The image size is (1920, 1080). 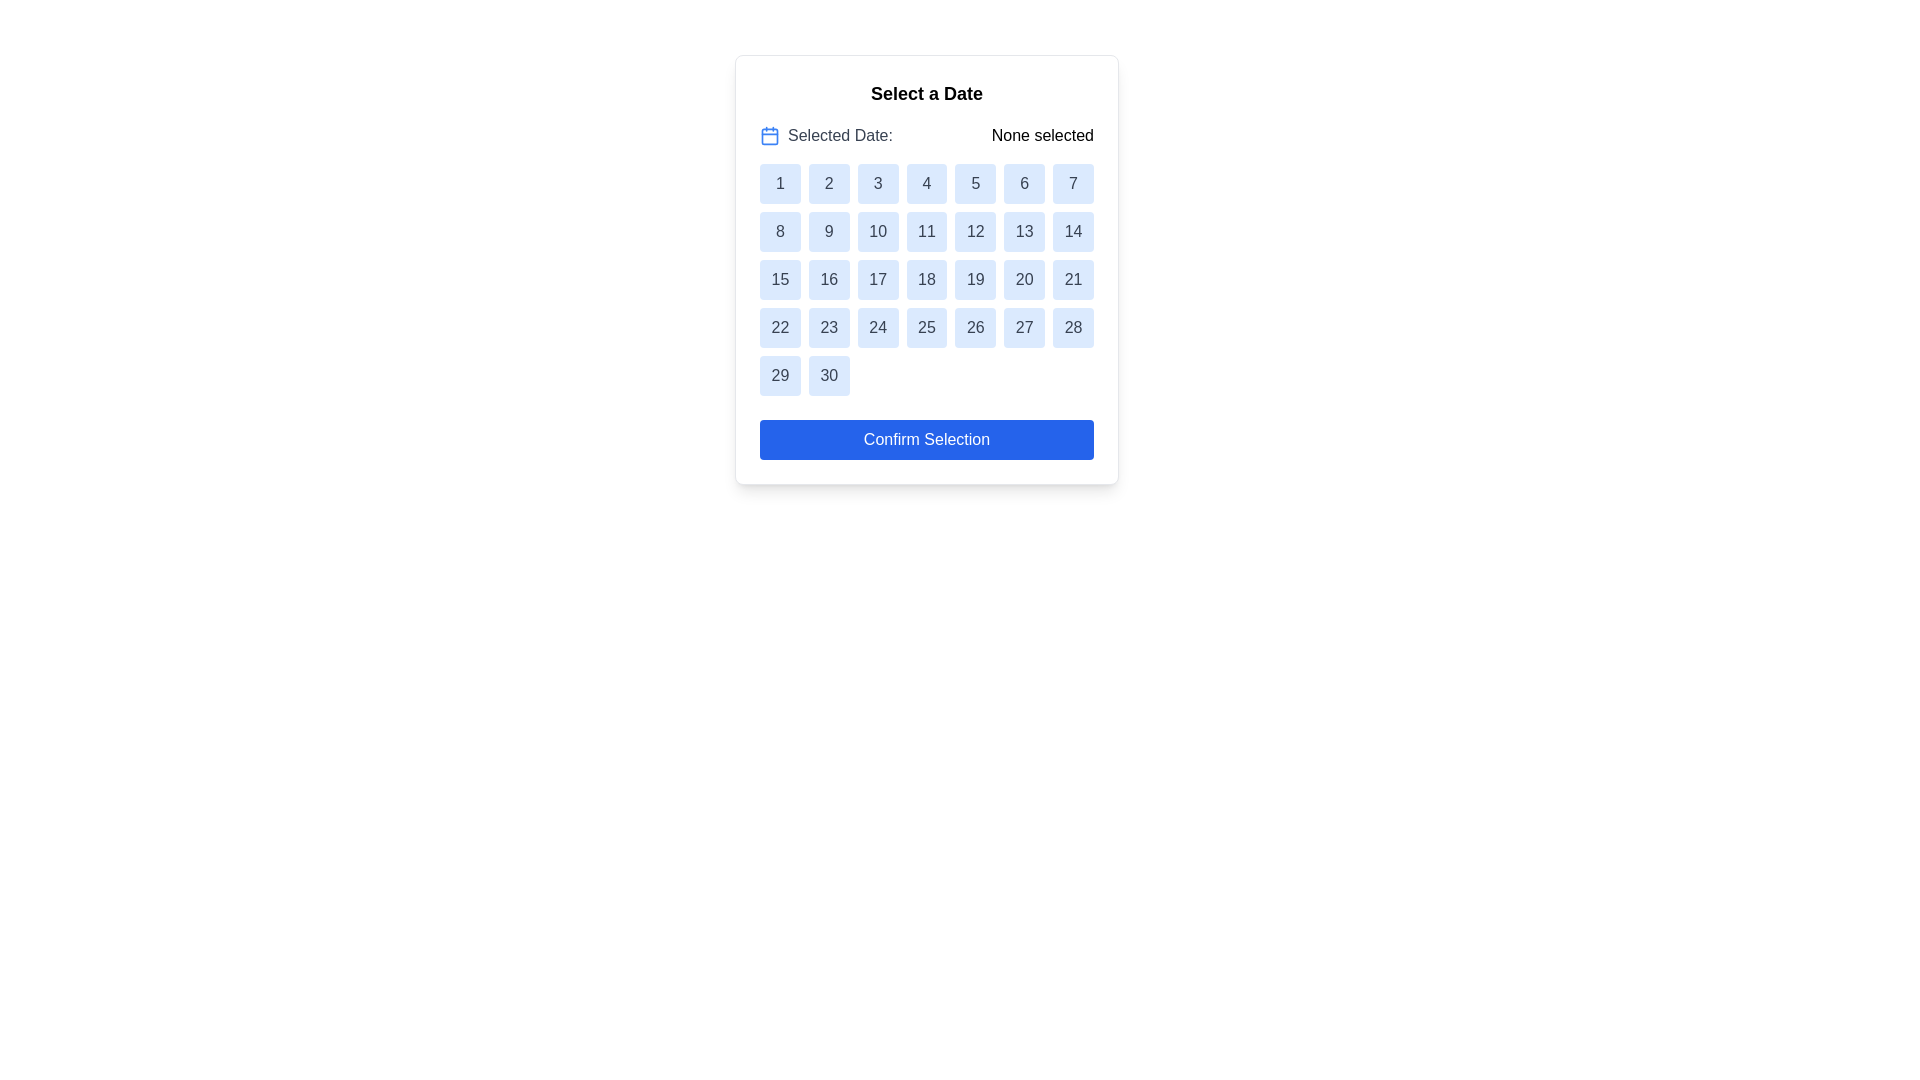 What do you see at coordinates (925, 184) in the screenshot?
I see `the light blue button with the number '4' centered inside it, located in the first row and fourth column of a grid in the date selection modal` at bounding box center [925, 184].